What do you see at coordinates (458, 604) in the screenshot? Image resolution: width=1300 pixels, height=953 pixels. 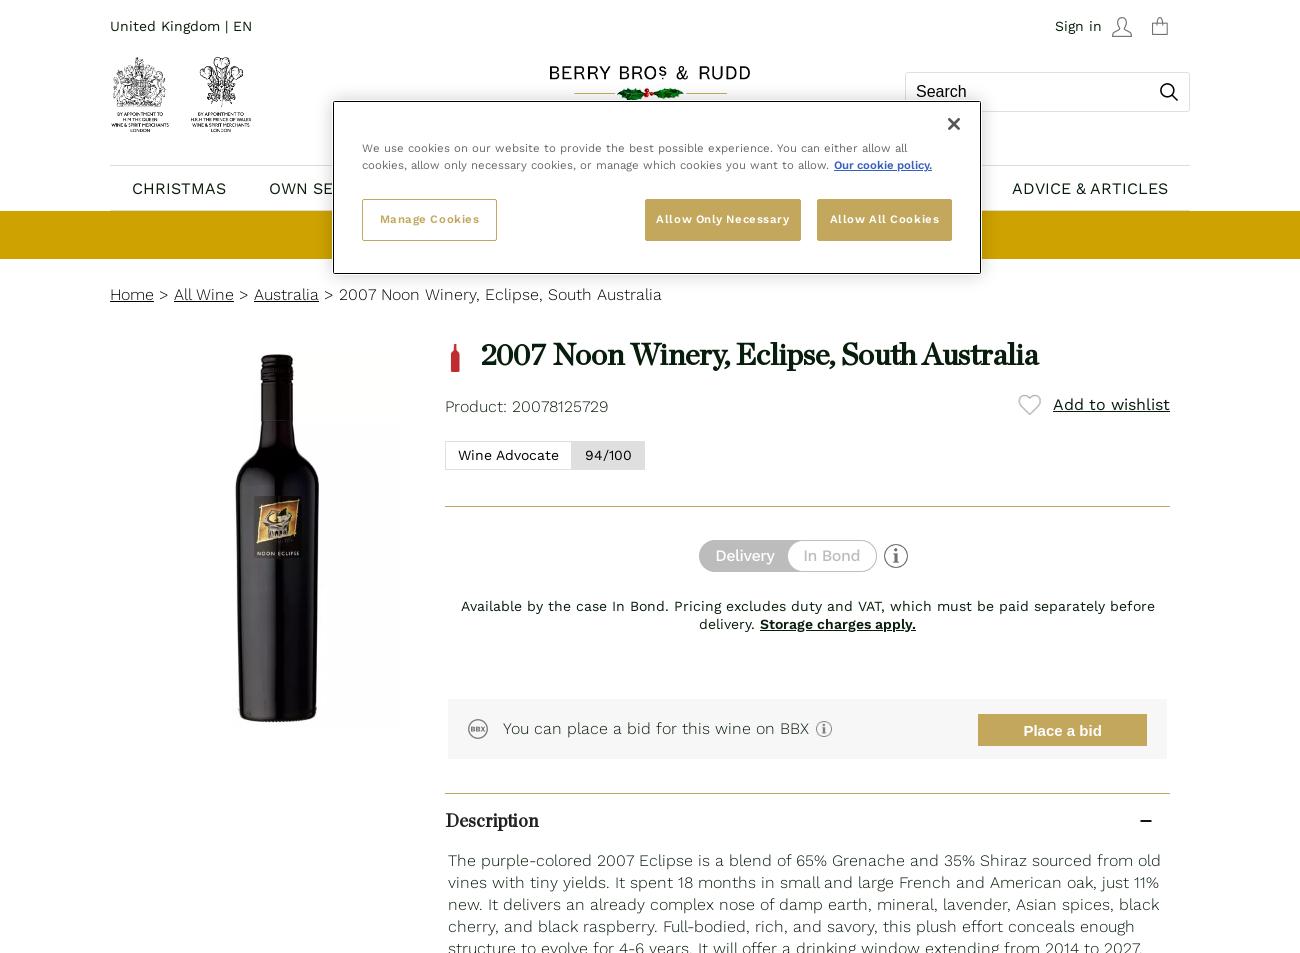 I see `'Available by the case In Bond.'` at bounding box center [458, 604].